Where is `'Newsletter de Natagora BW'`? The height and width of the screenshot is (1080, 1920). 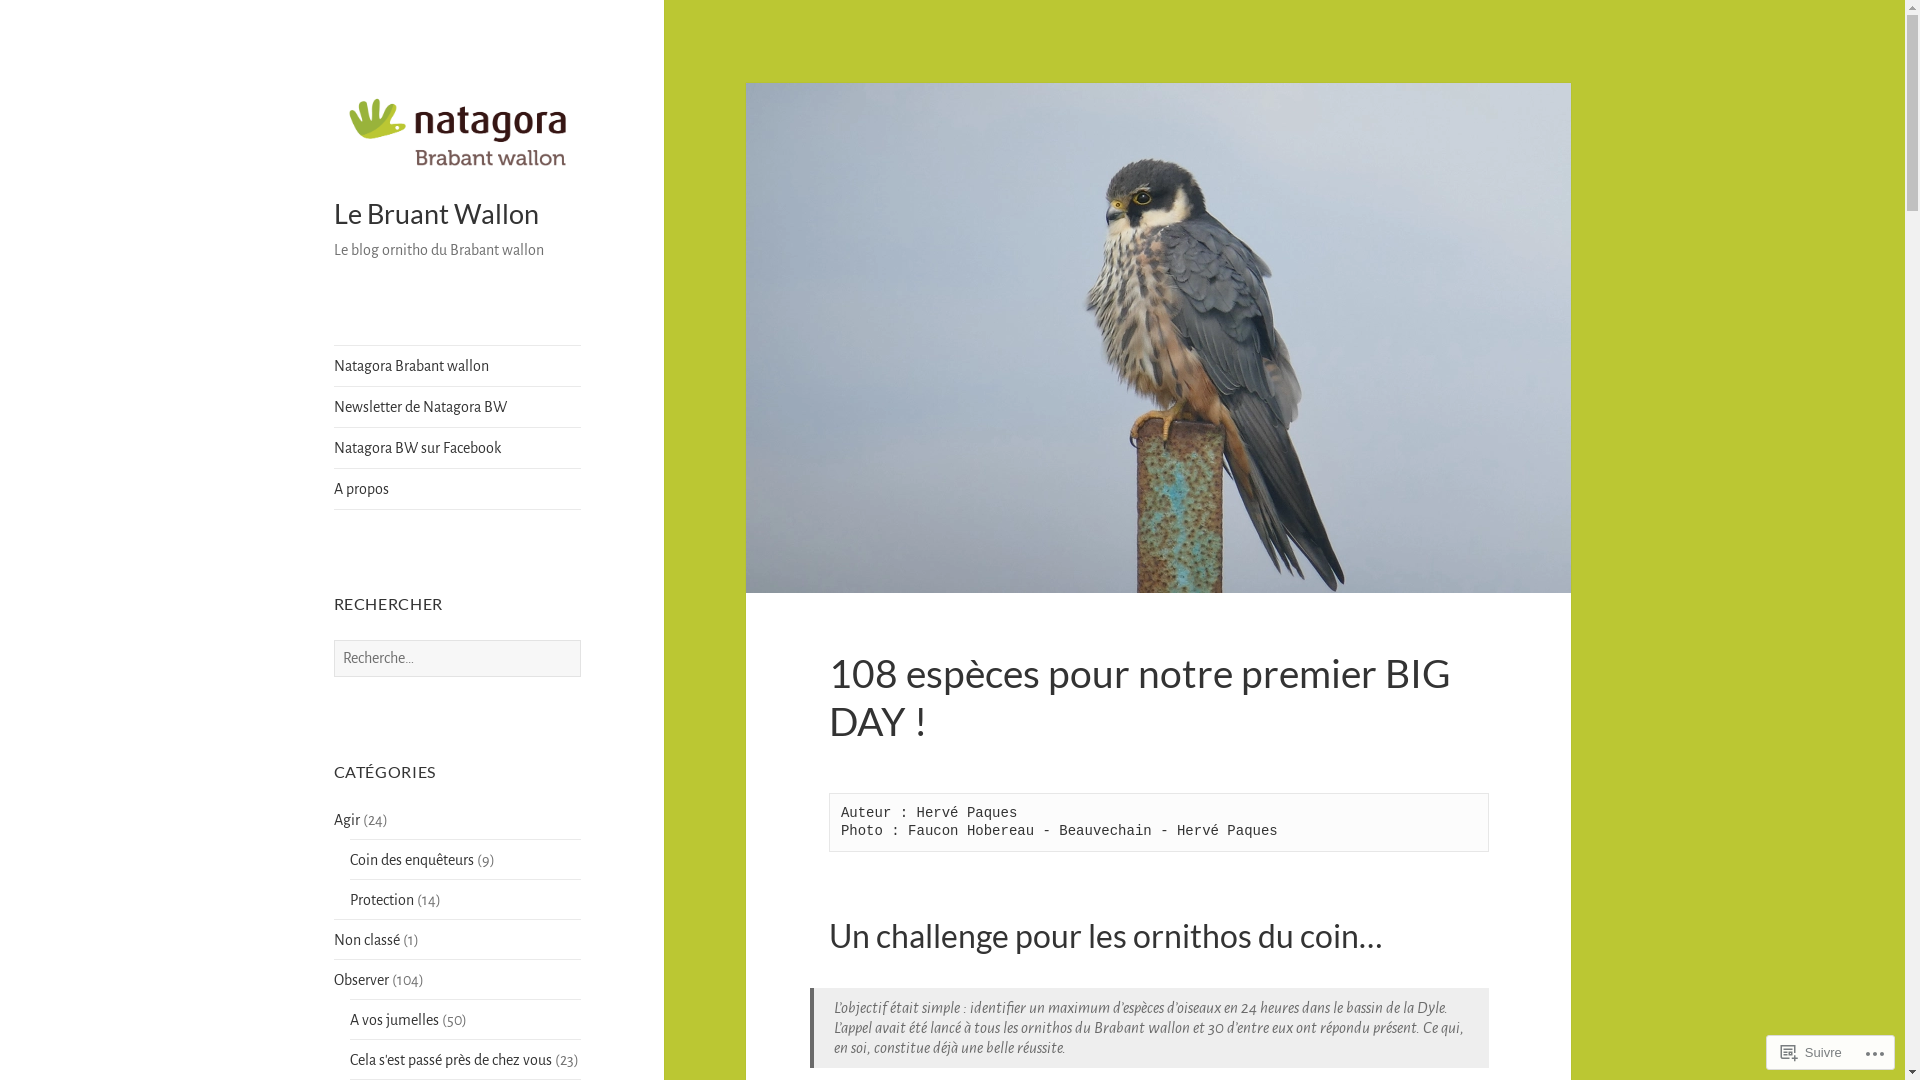 'Newsletter de Natagora BW' is located at coordinates (334, 406).